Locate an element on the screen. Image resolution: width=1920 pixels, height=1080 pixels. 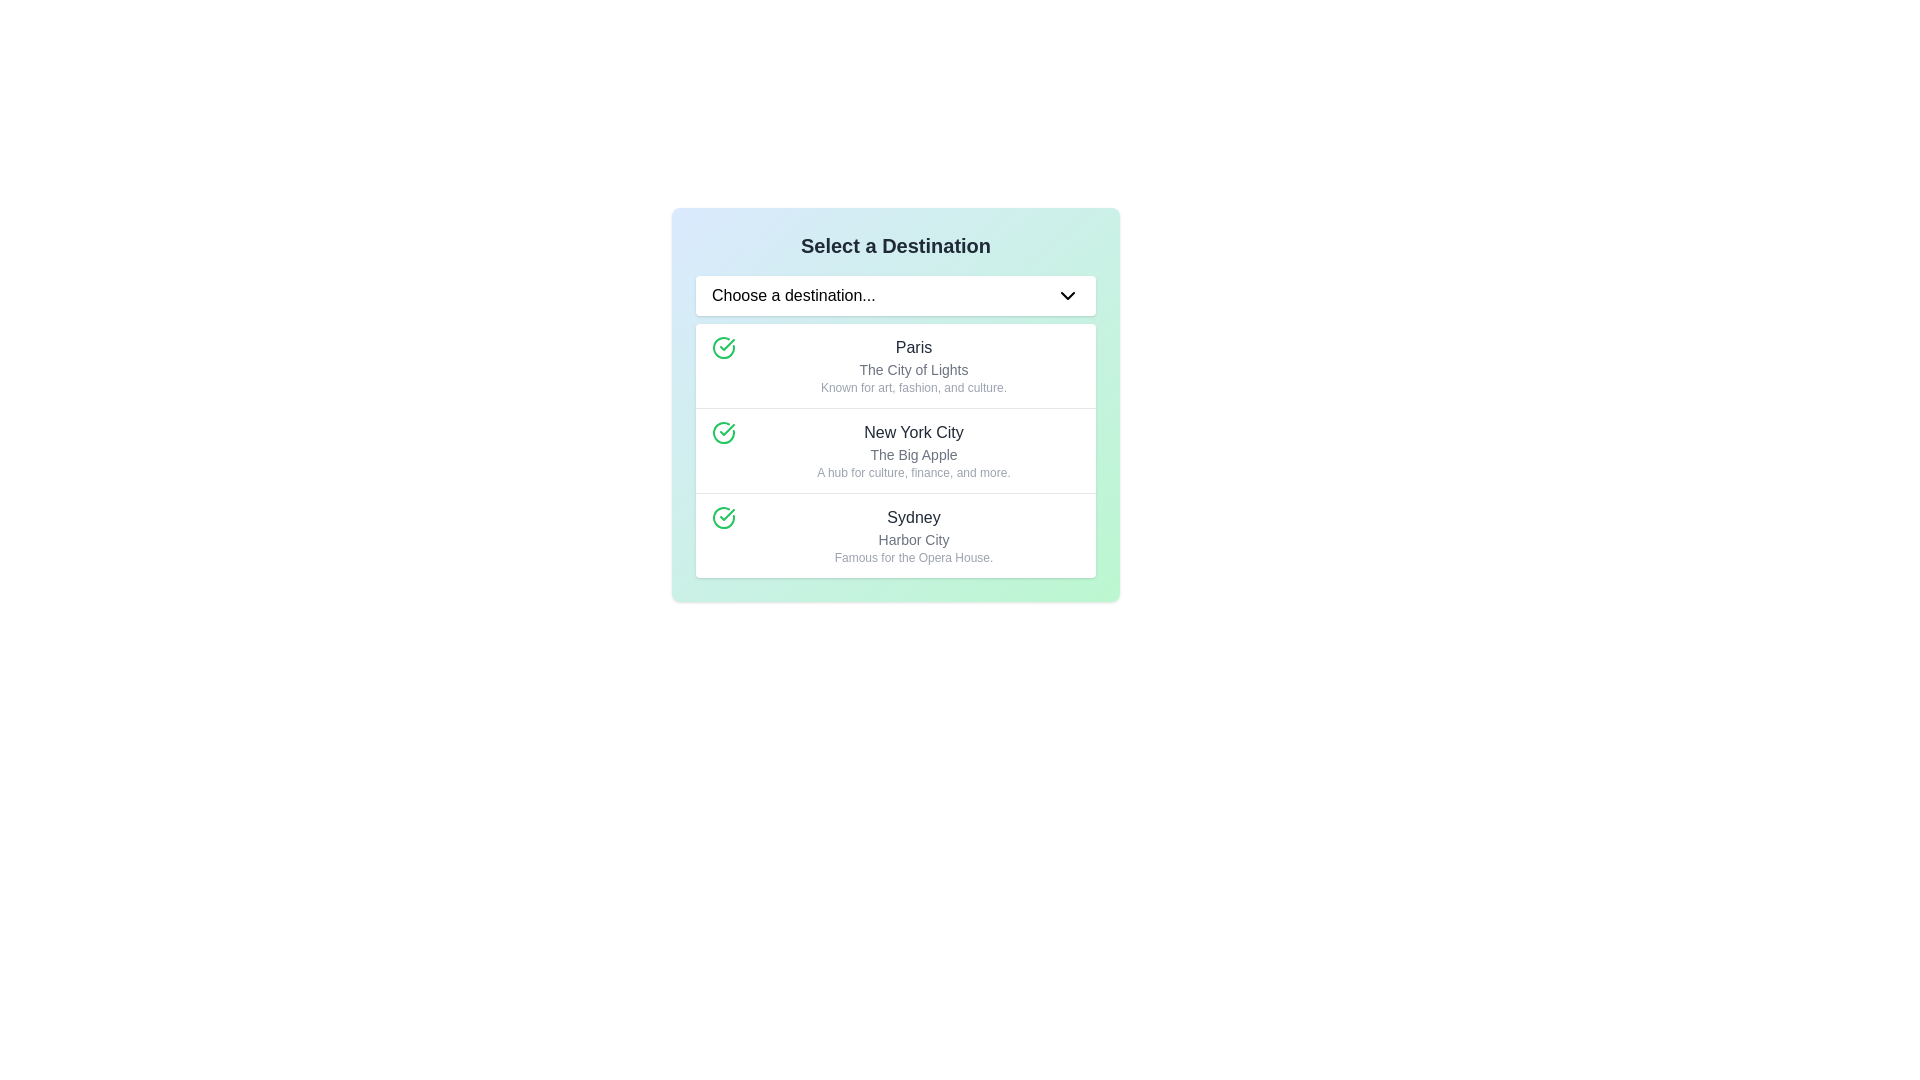
descriptive text label that provides contextual information related to the 'Sydney' label, located in the third option of the list of destinations is located at coordinates (912, 540).